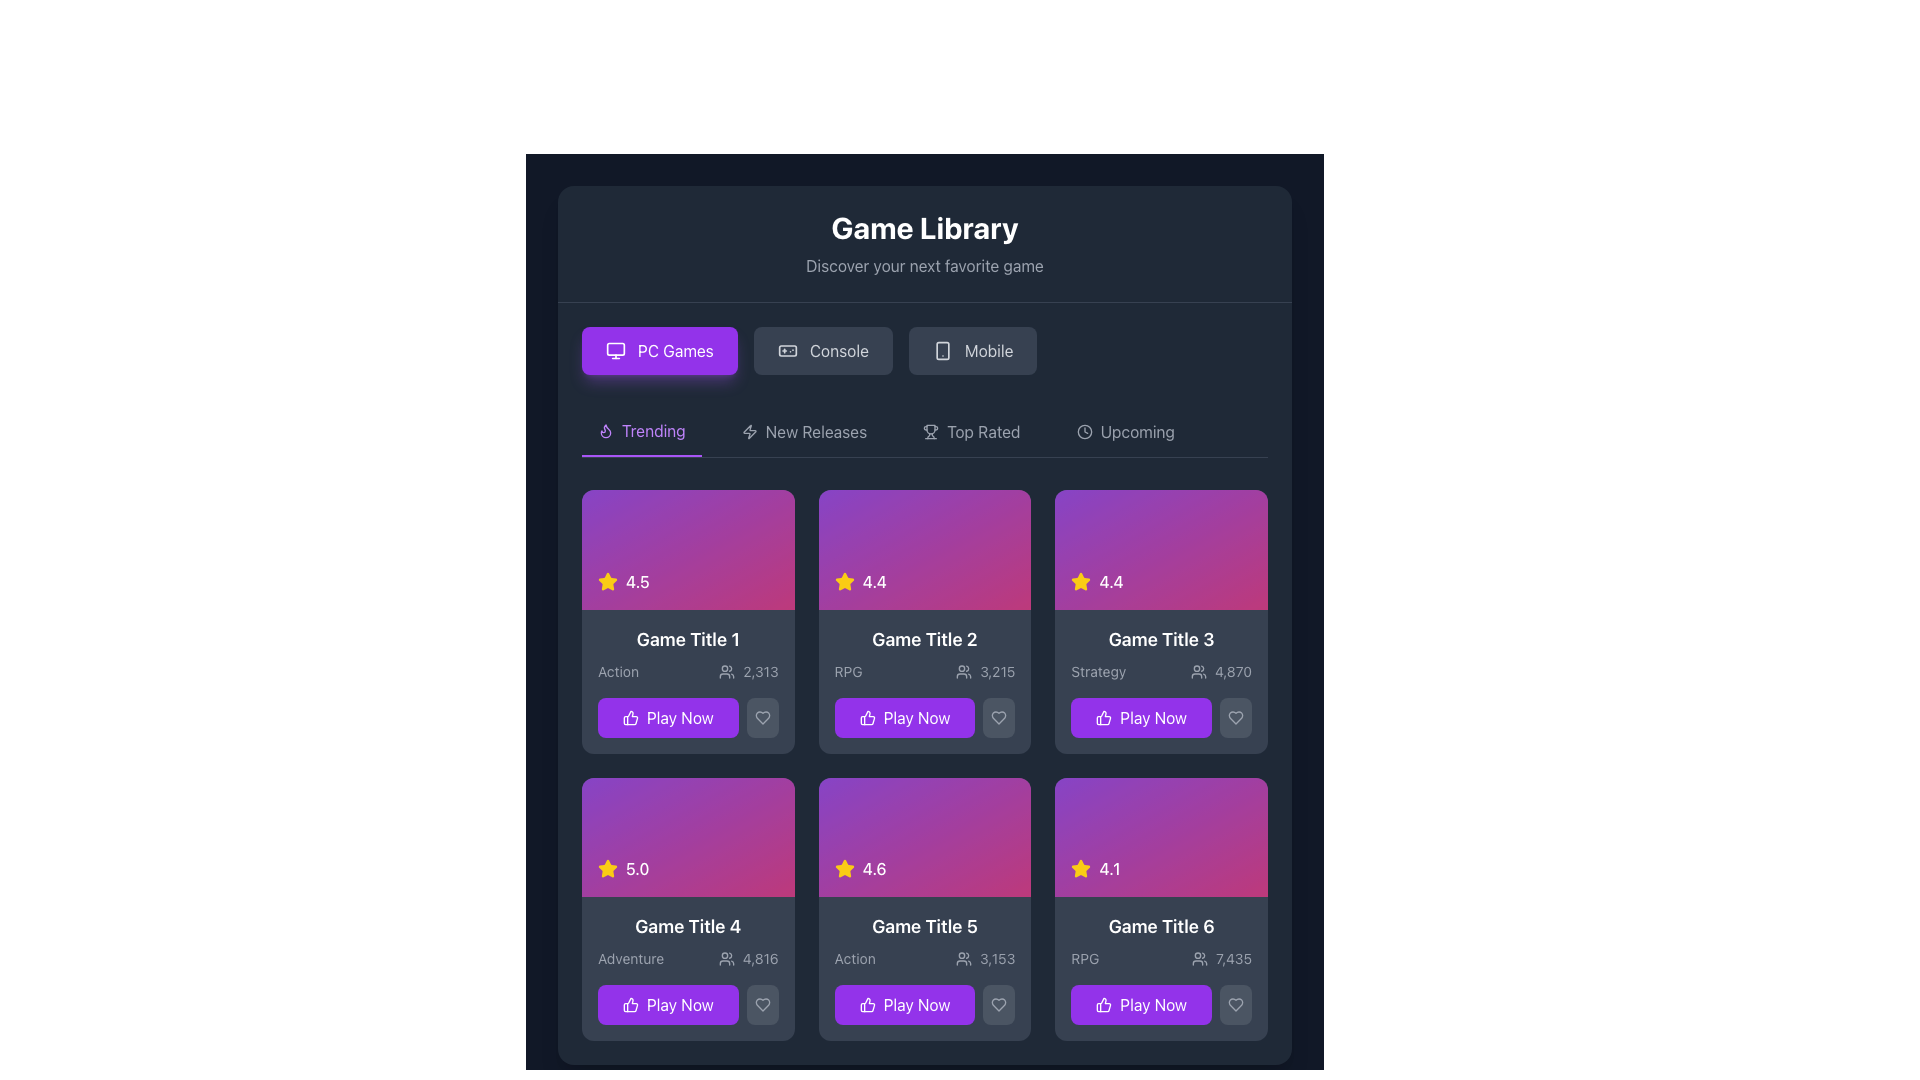 This screenshot has height=1080, width=1920. I want to click on the descriptive information element displaying 'Adventure' and the count '4,816' in the fourth game card of the second row, so click(688, 958).